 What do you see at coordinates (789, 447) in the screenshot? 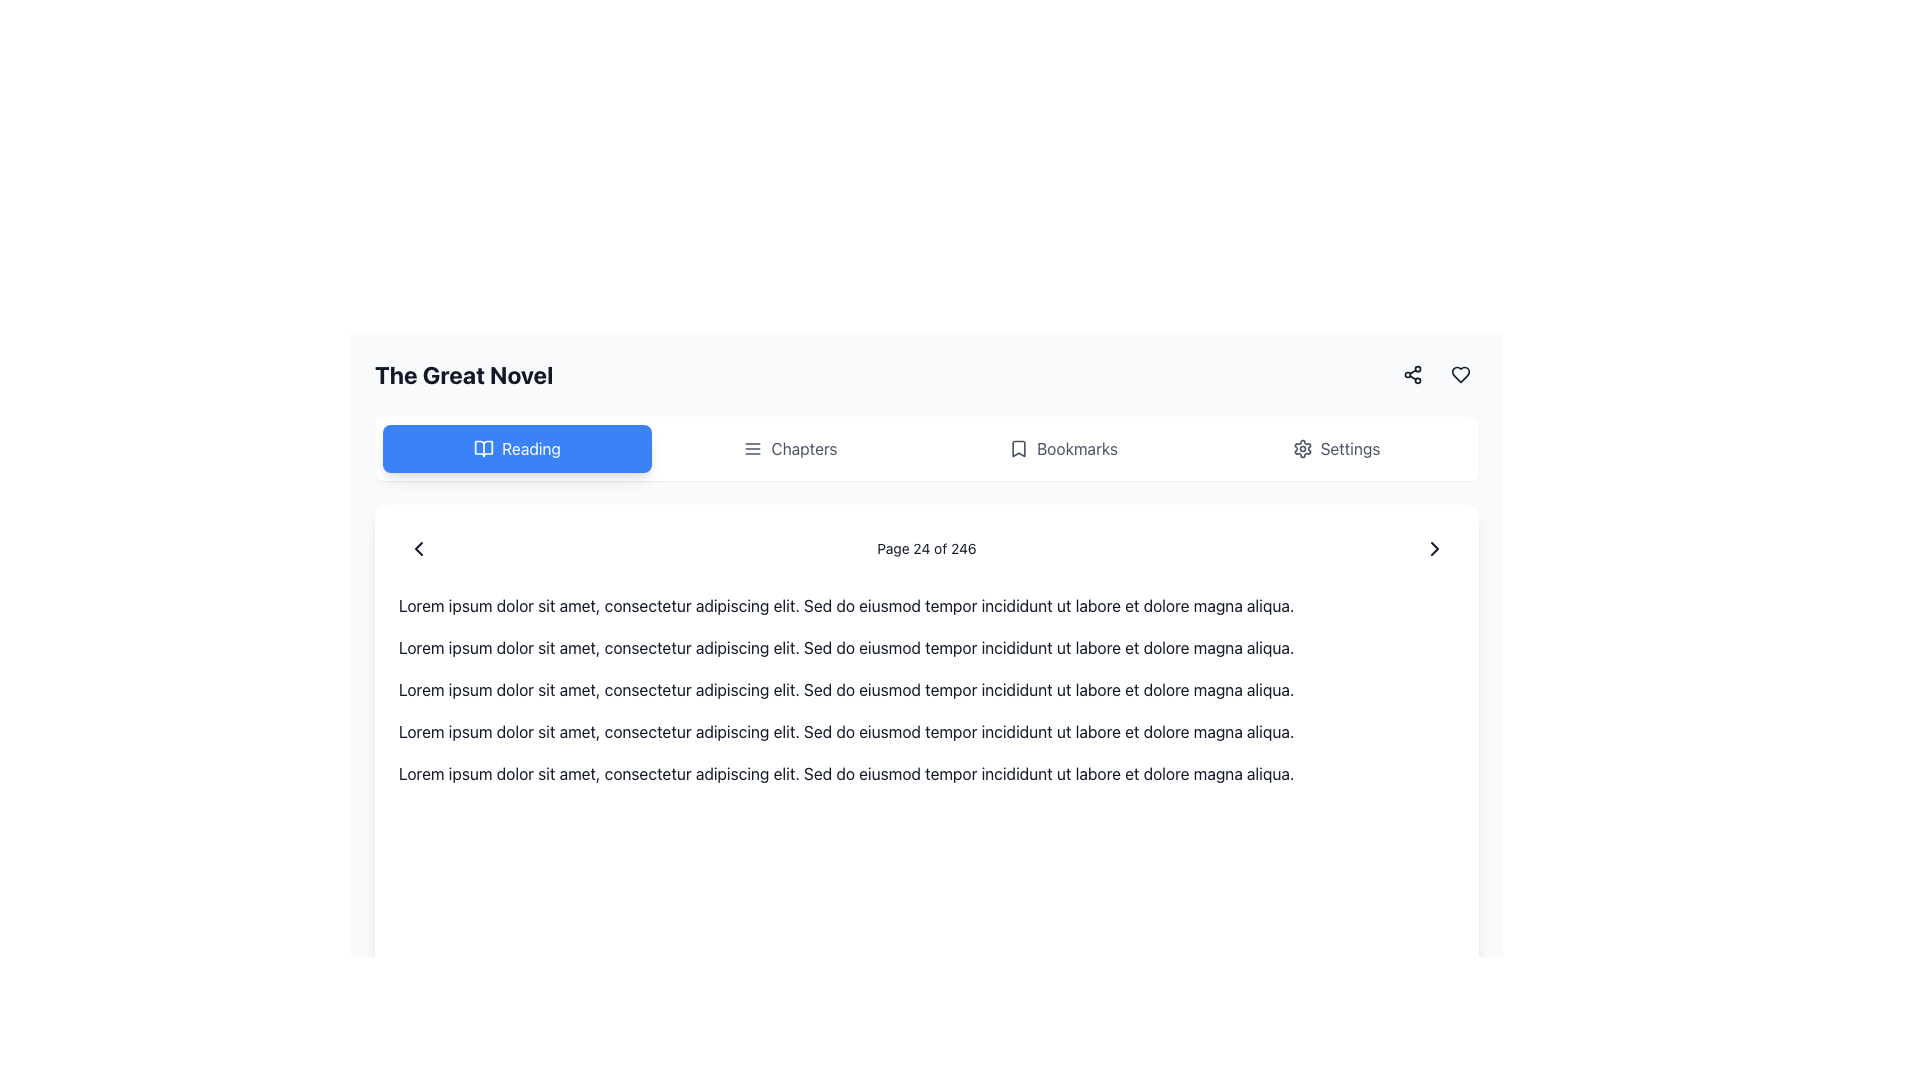
I see `the 'Chapters' button, which is the second button in a group of four buttons in the navigation bar` at bounding box center [789, 447].